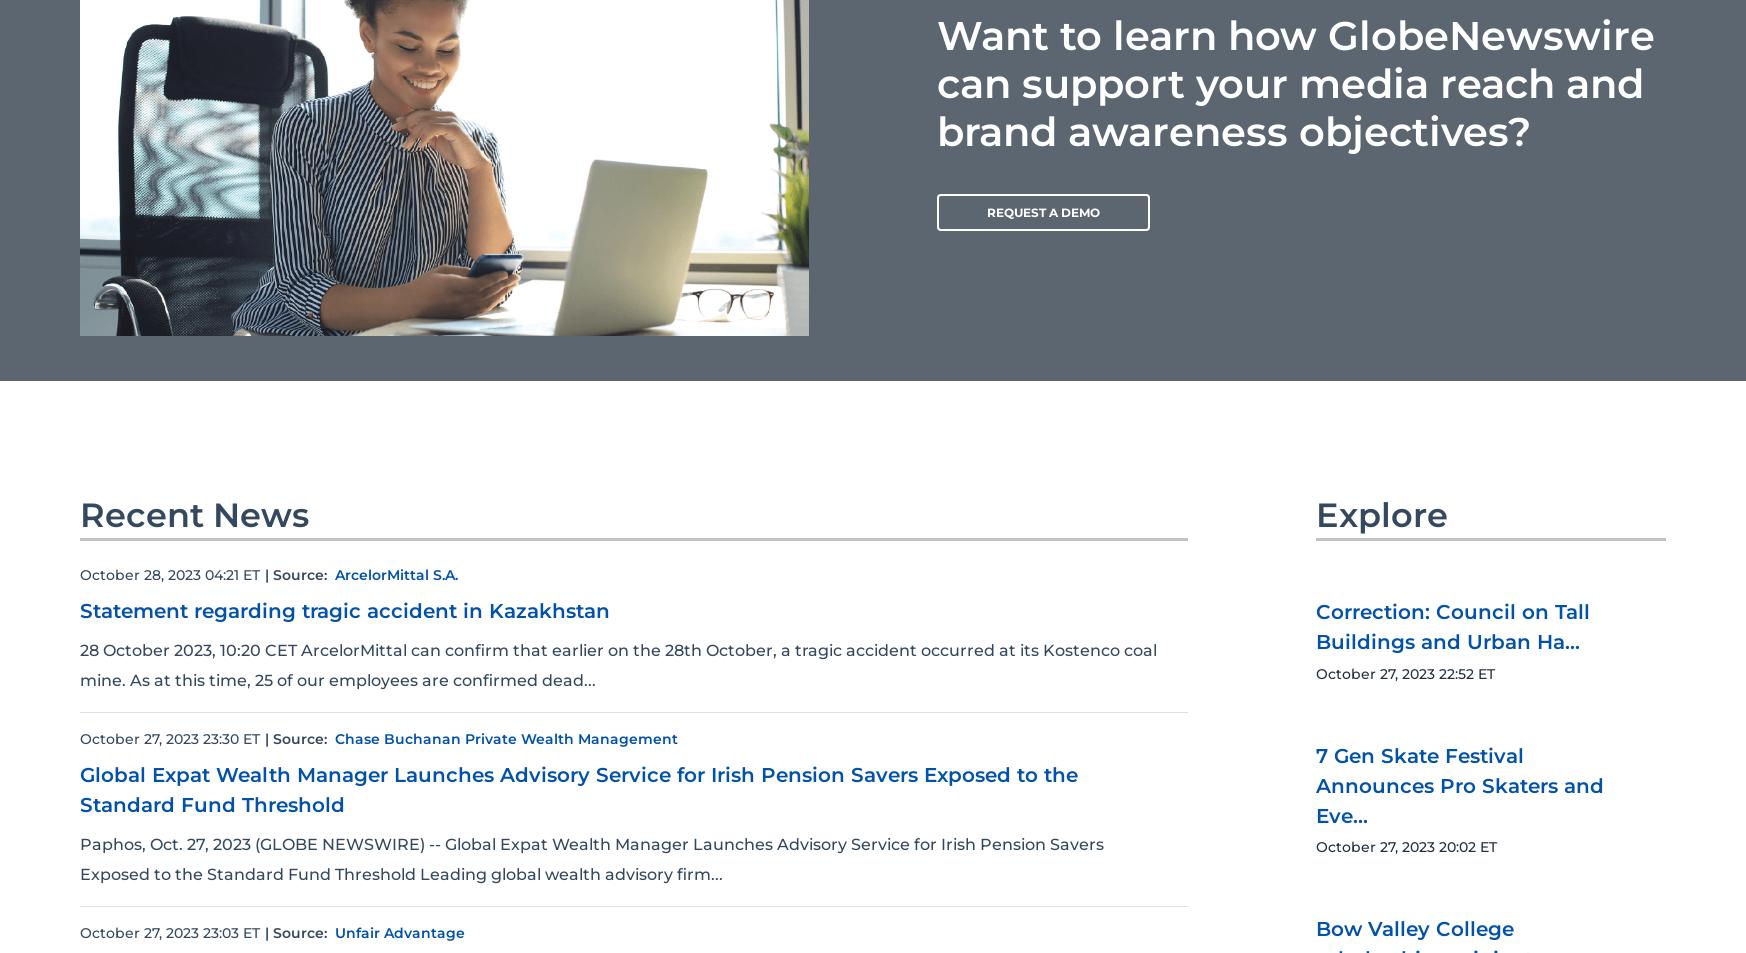 This screenshot has width=1746, height=953. I want to click on 'Explore', so click(1381, 513).